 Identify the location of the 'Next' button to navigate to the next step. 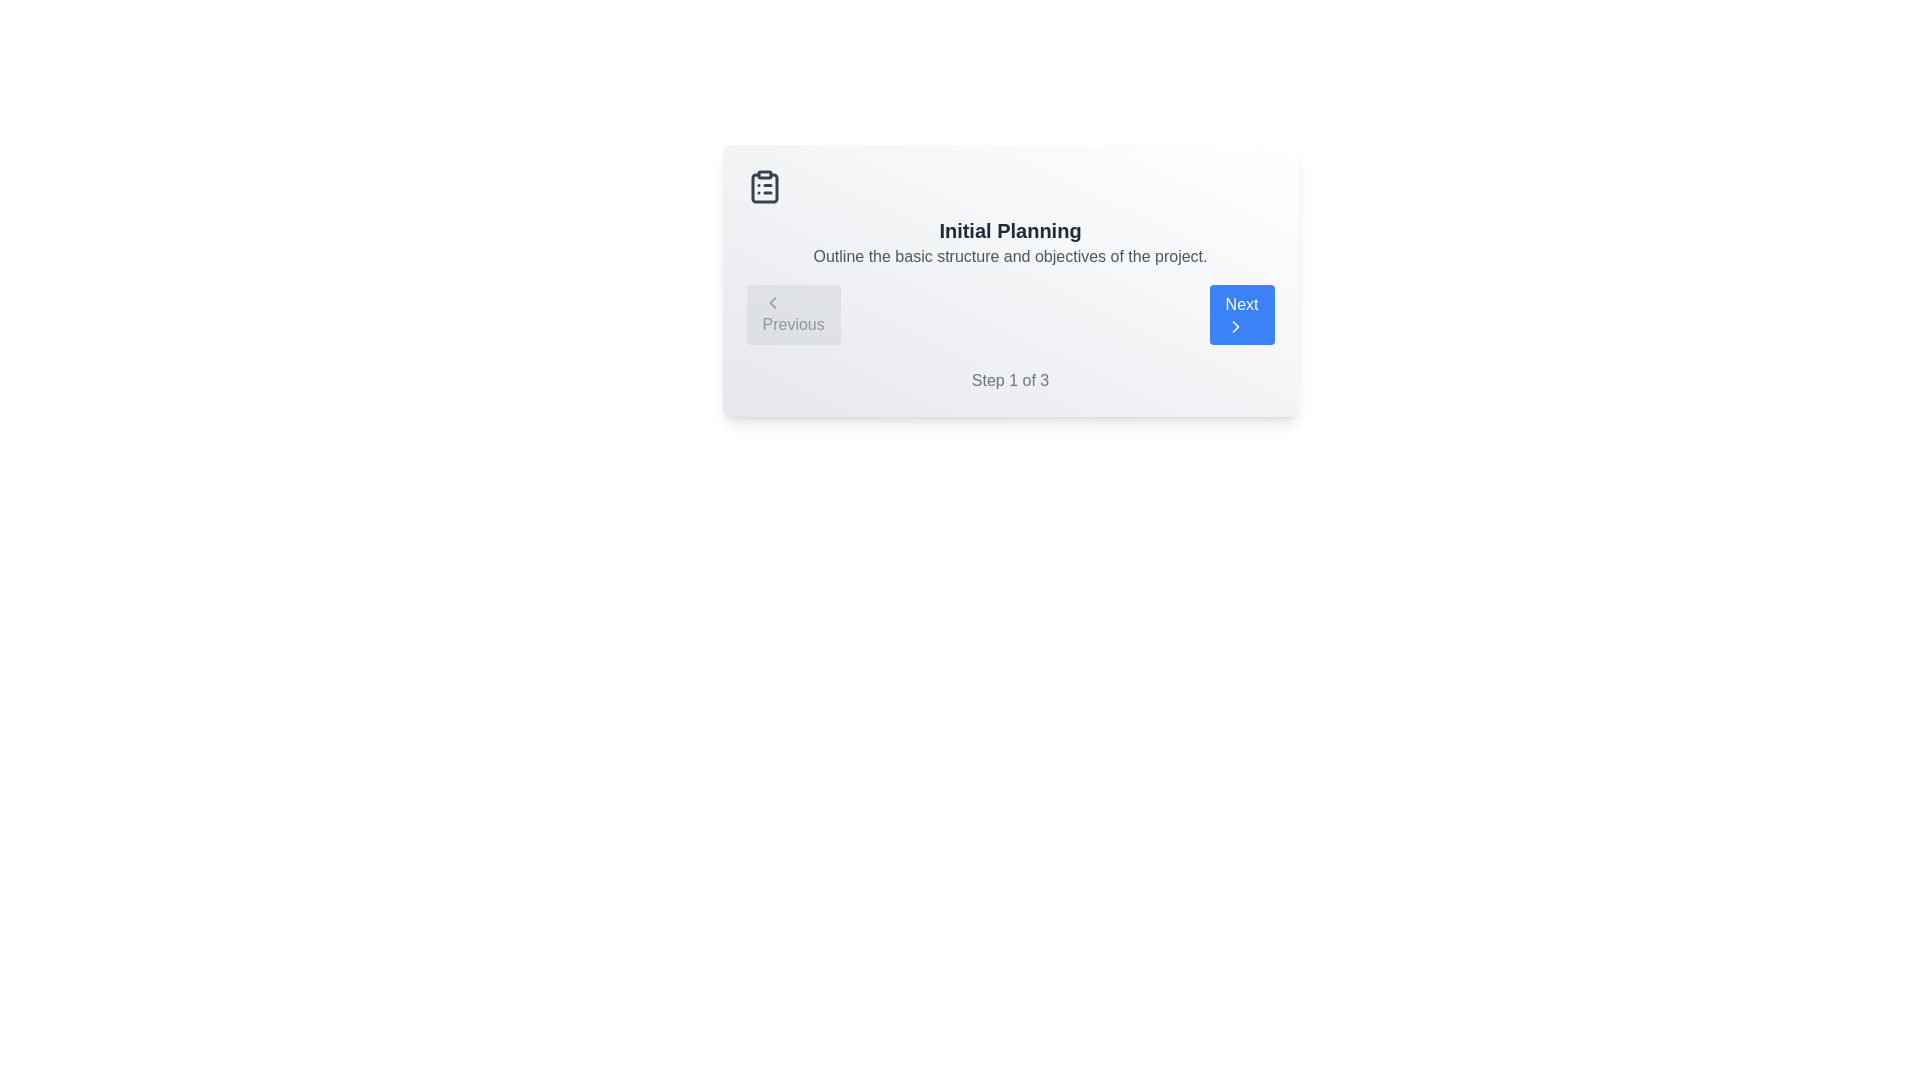
(1241, 315).